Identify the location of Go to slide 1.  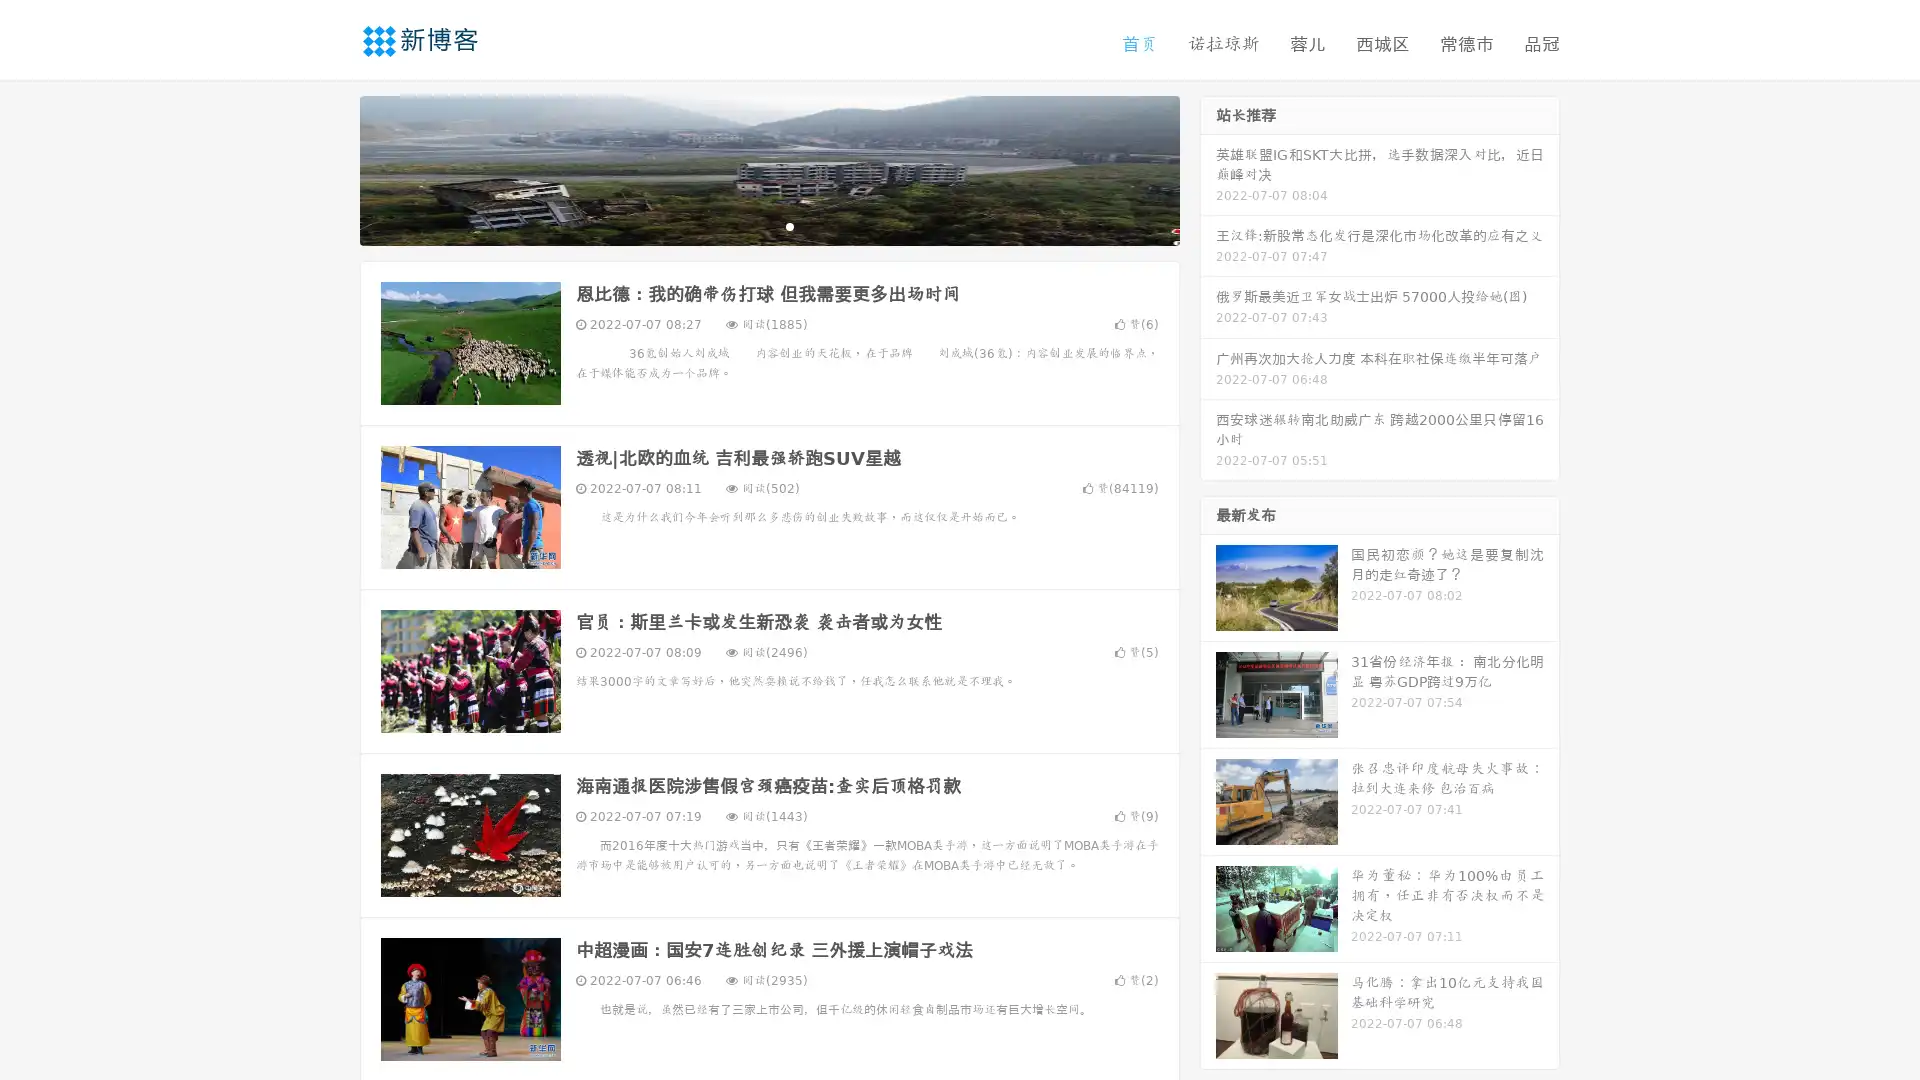
(748, 225).